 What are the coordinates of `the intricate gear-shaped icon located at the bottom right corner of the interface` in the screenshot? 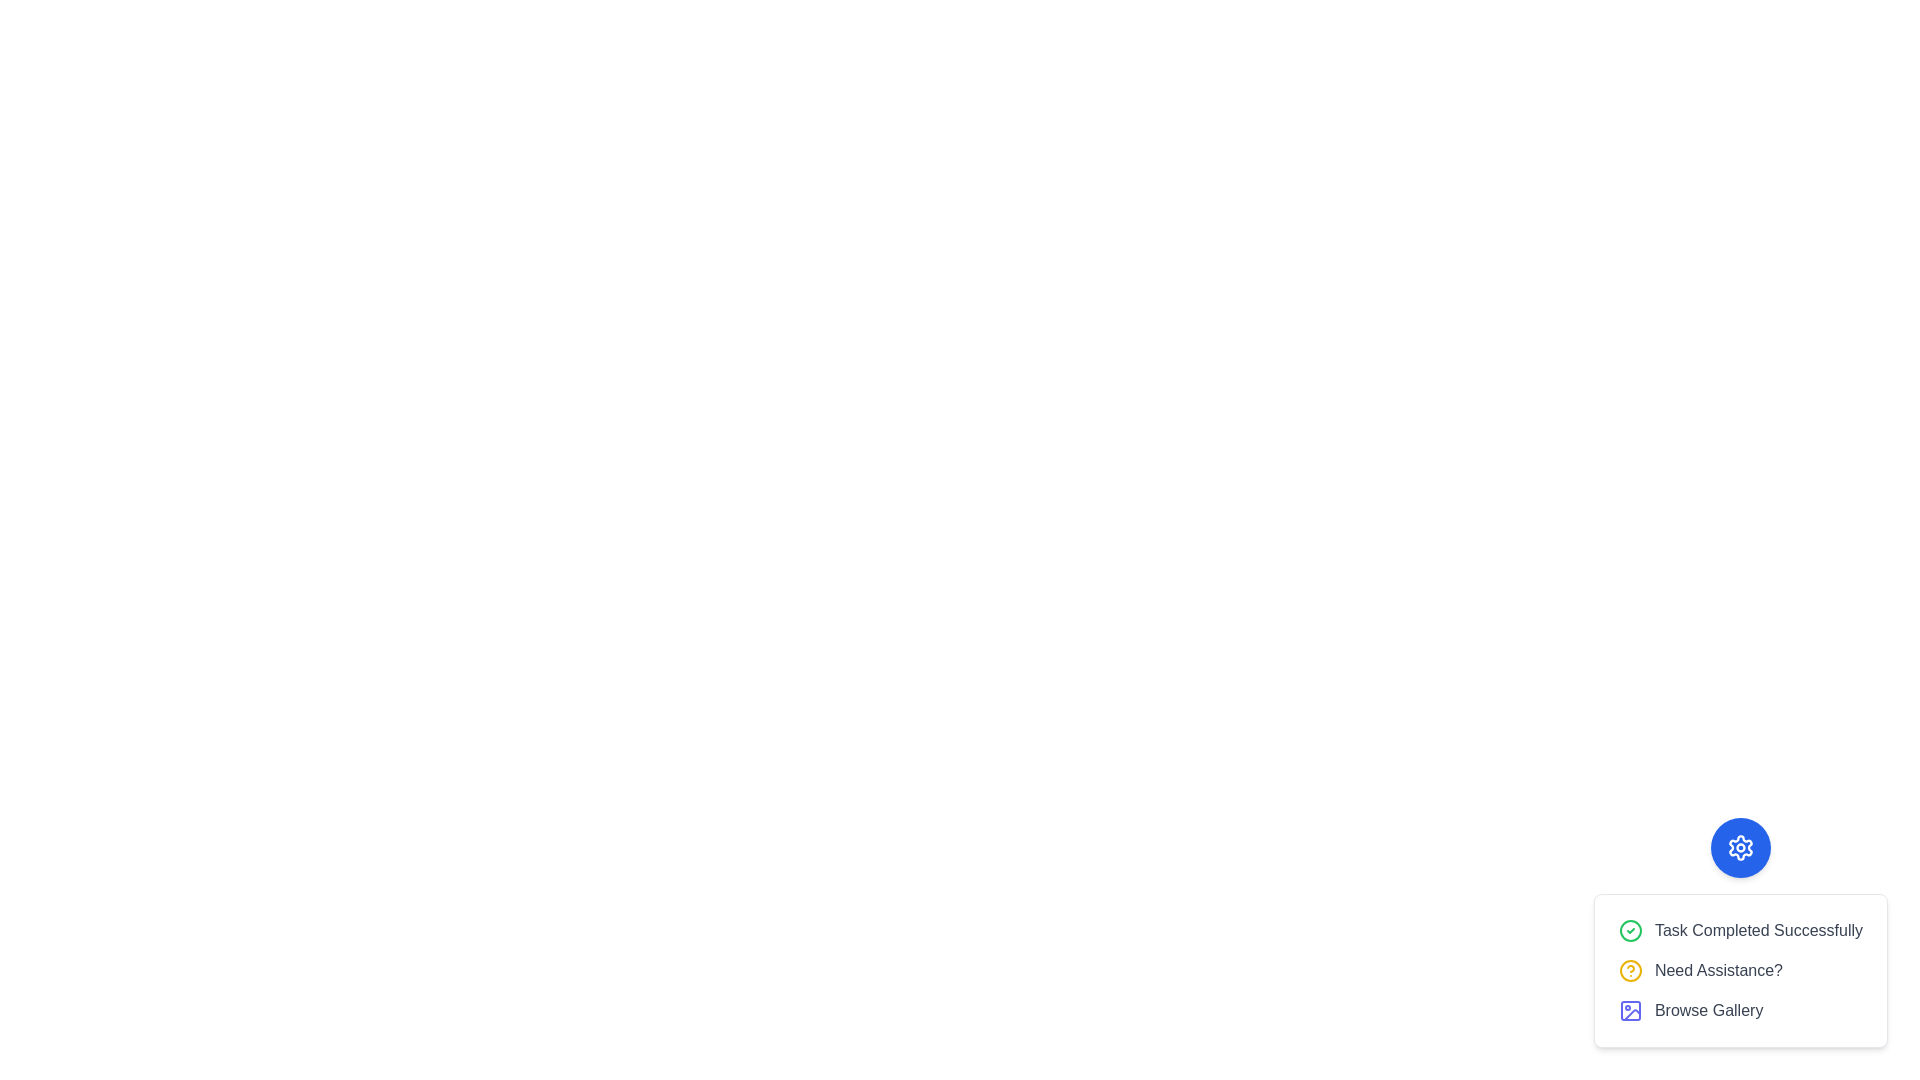 It's located at (1739, 848).